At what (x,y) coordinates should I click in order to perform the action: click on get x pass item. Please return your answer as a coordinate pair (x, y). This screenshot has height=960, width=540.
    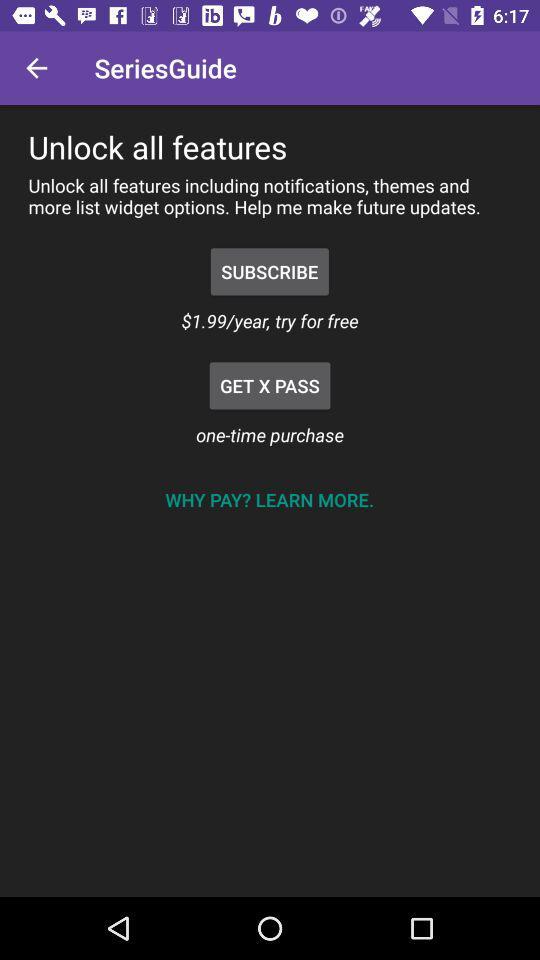
    Looking at the image, I should click on (270, 384).